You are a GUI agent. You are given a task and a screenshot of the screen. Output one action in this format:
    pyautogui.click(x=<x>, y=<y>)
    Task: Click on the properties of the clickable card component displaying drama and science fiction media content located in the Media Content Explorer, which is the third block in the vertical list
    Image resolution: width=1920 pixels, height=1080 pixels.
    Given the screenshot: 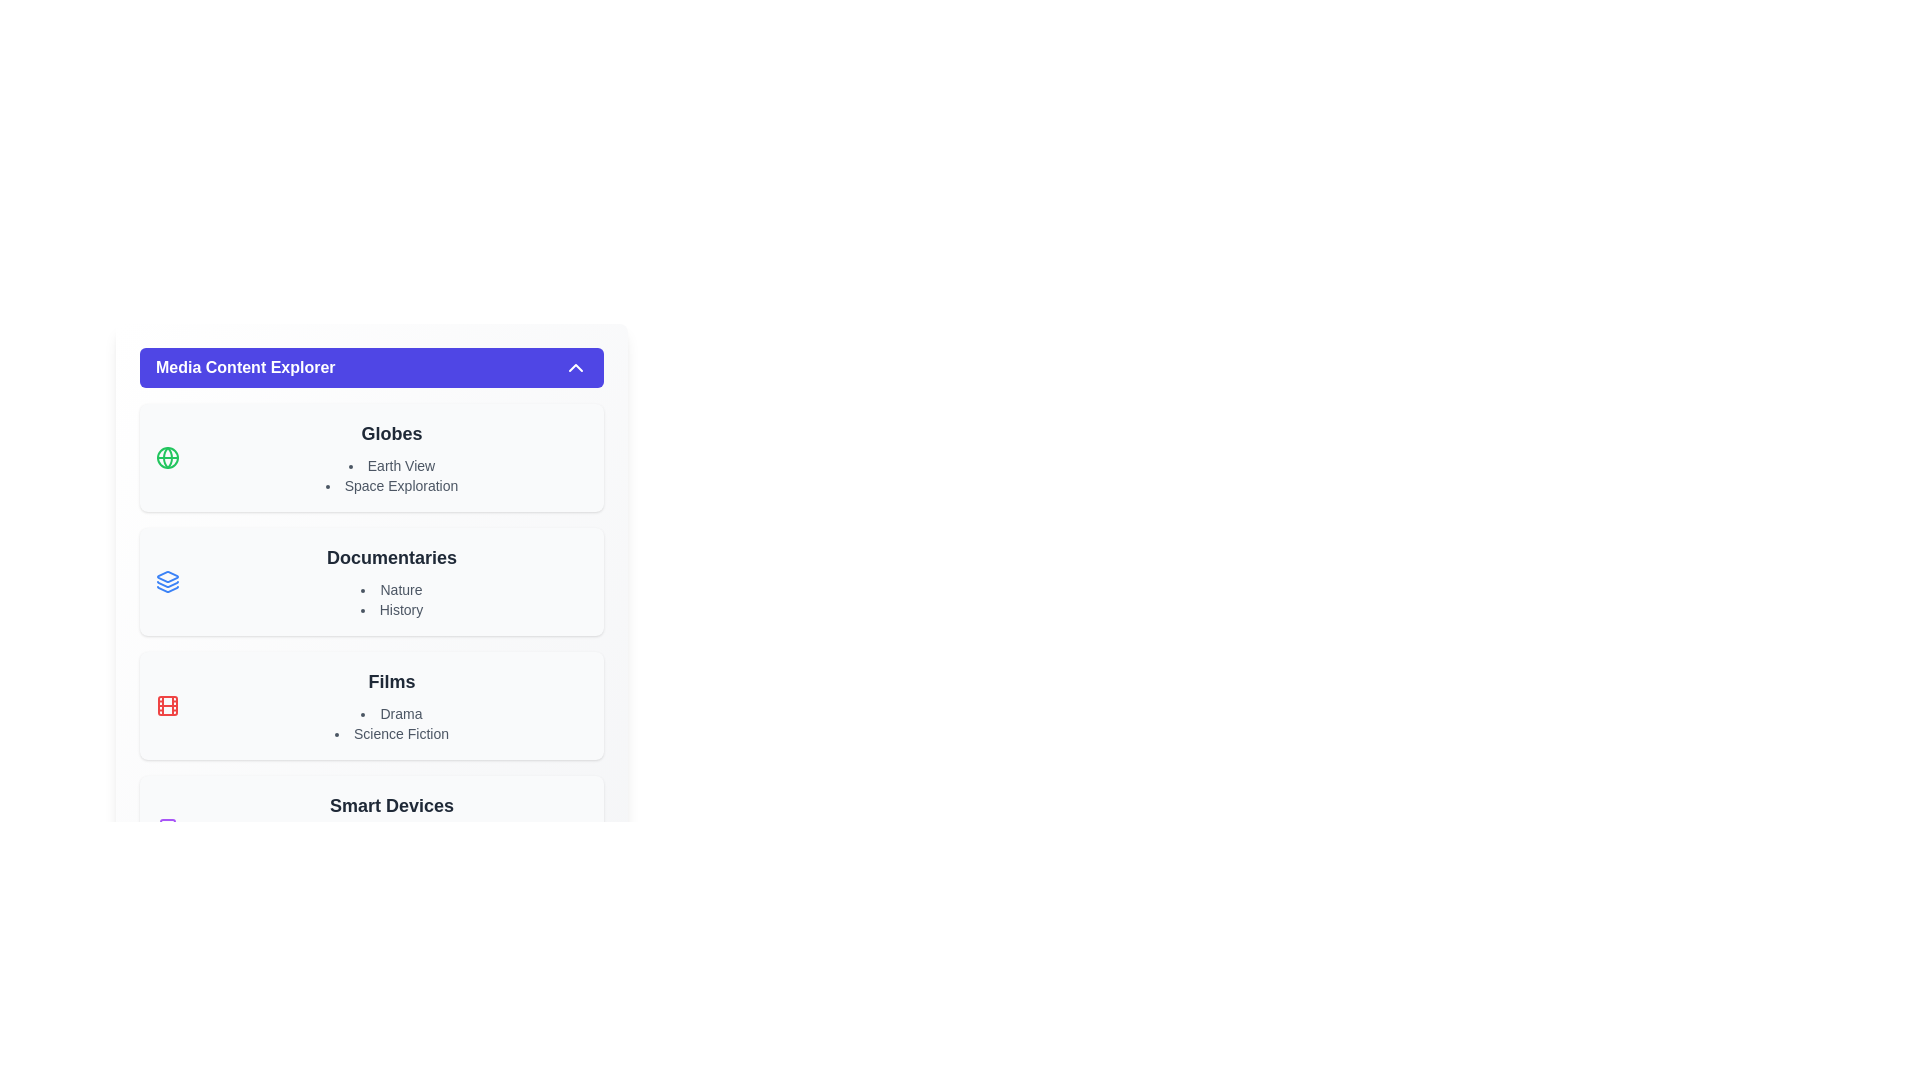 What is the action you would take?
    pyautogui.click(x=372, y=704)
    